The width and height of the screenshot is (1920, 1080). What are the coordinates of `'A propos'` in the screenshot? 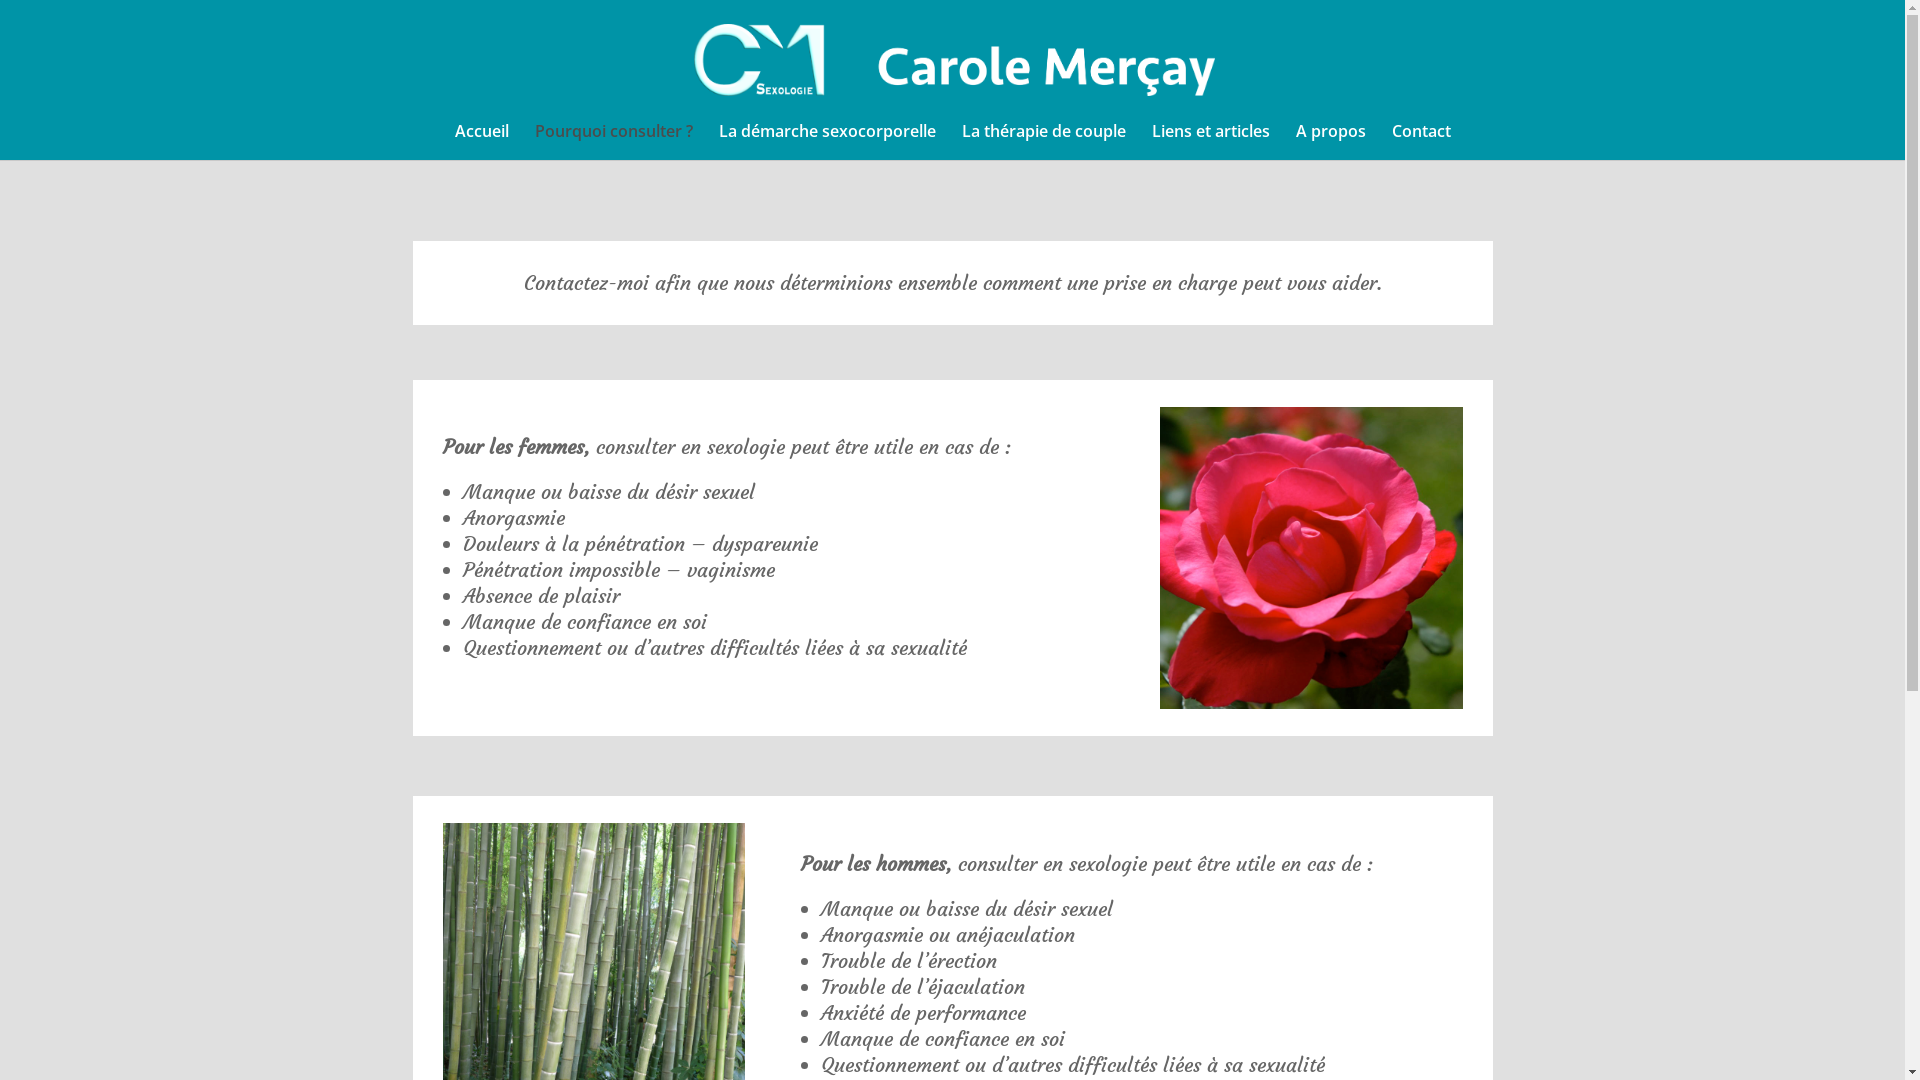 It's located at (1330, 141).